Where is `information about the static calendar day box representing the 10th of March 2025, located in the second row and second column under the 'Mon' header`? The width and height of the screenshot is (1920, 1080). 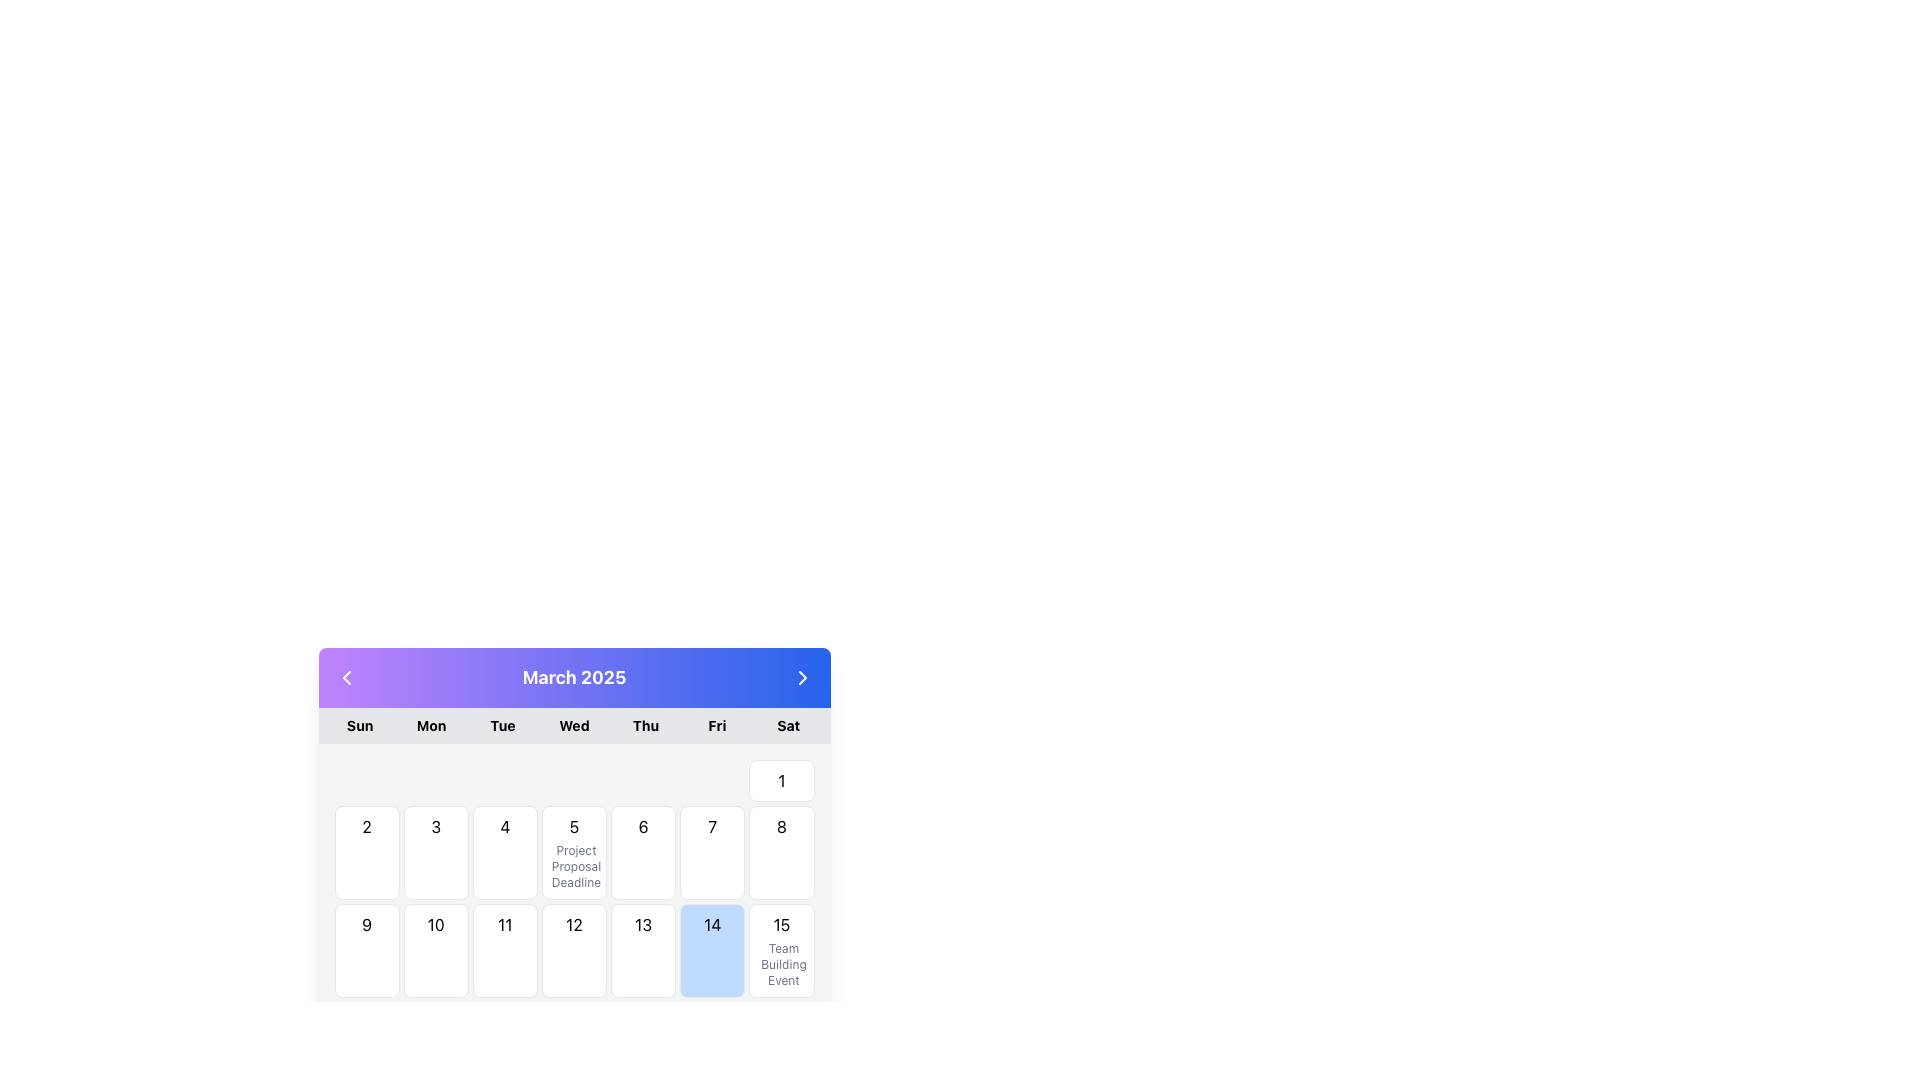
information about the static calendar day box representing the 10th of March 2025, located in the second row and second column under the 'Mon' header is located at coordinates (435, 950).